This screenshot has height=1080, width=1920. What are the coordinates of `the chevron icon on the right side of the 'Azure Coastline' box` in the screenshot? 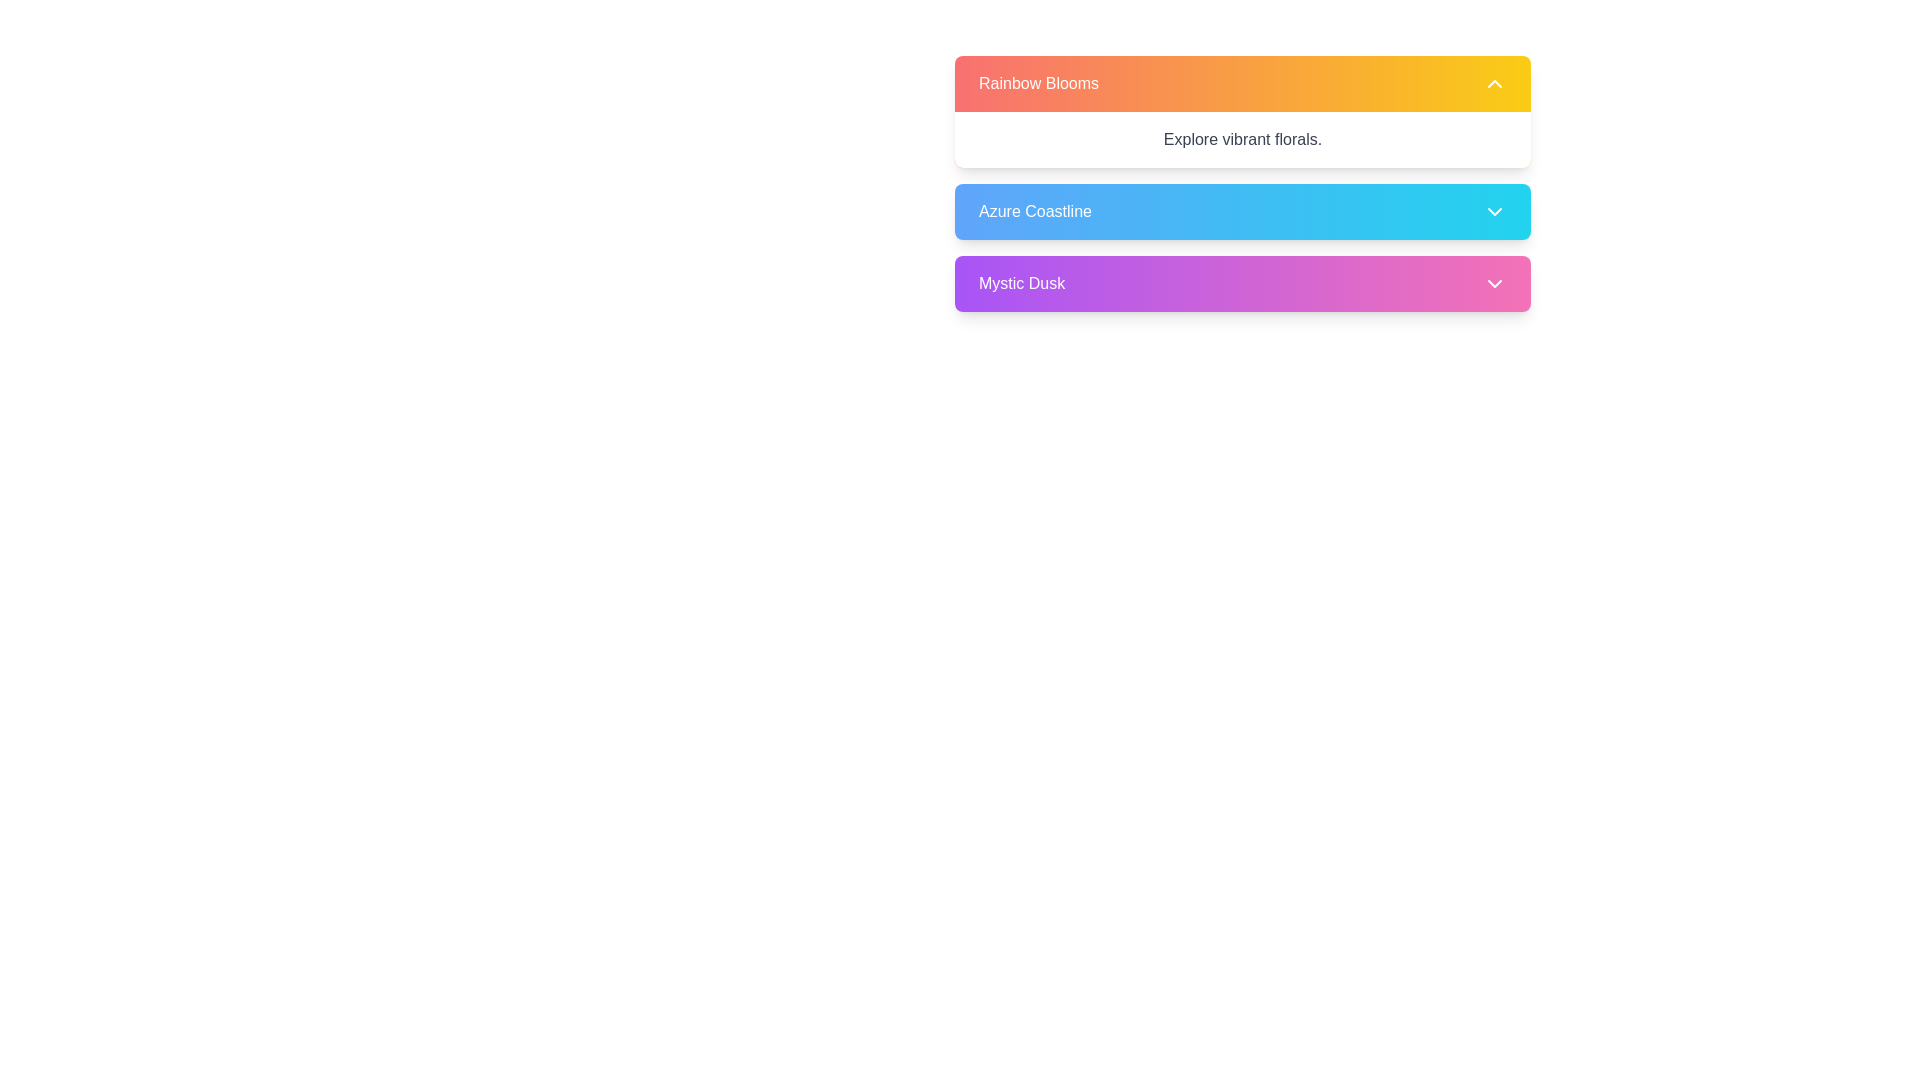 It's located at (1494, 212).